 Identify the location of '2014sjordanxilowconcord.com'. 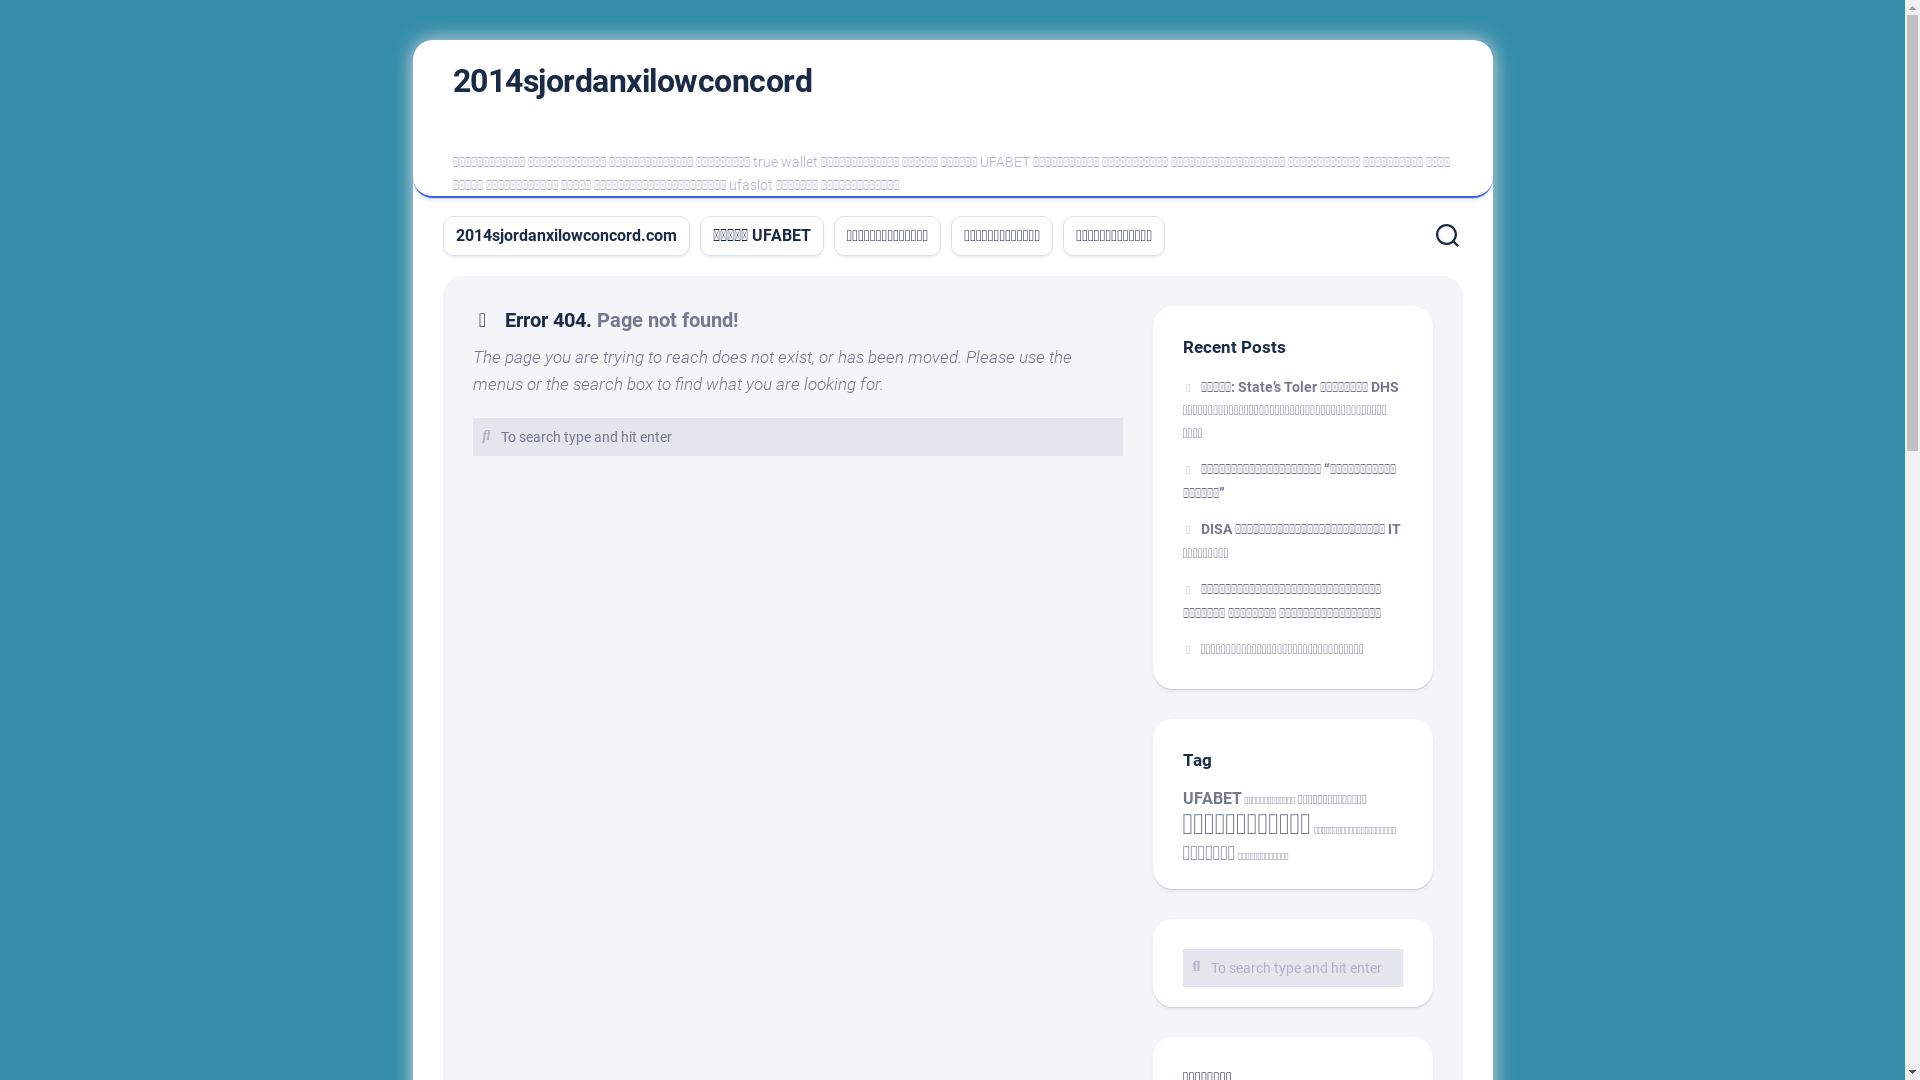
(455, 234).